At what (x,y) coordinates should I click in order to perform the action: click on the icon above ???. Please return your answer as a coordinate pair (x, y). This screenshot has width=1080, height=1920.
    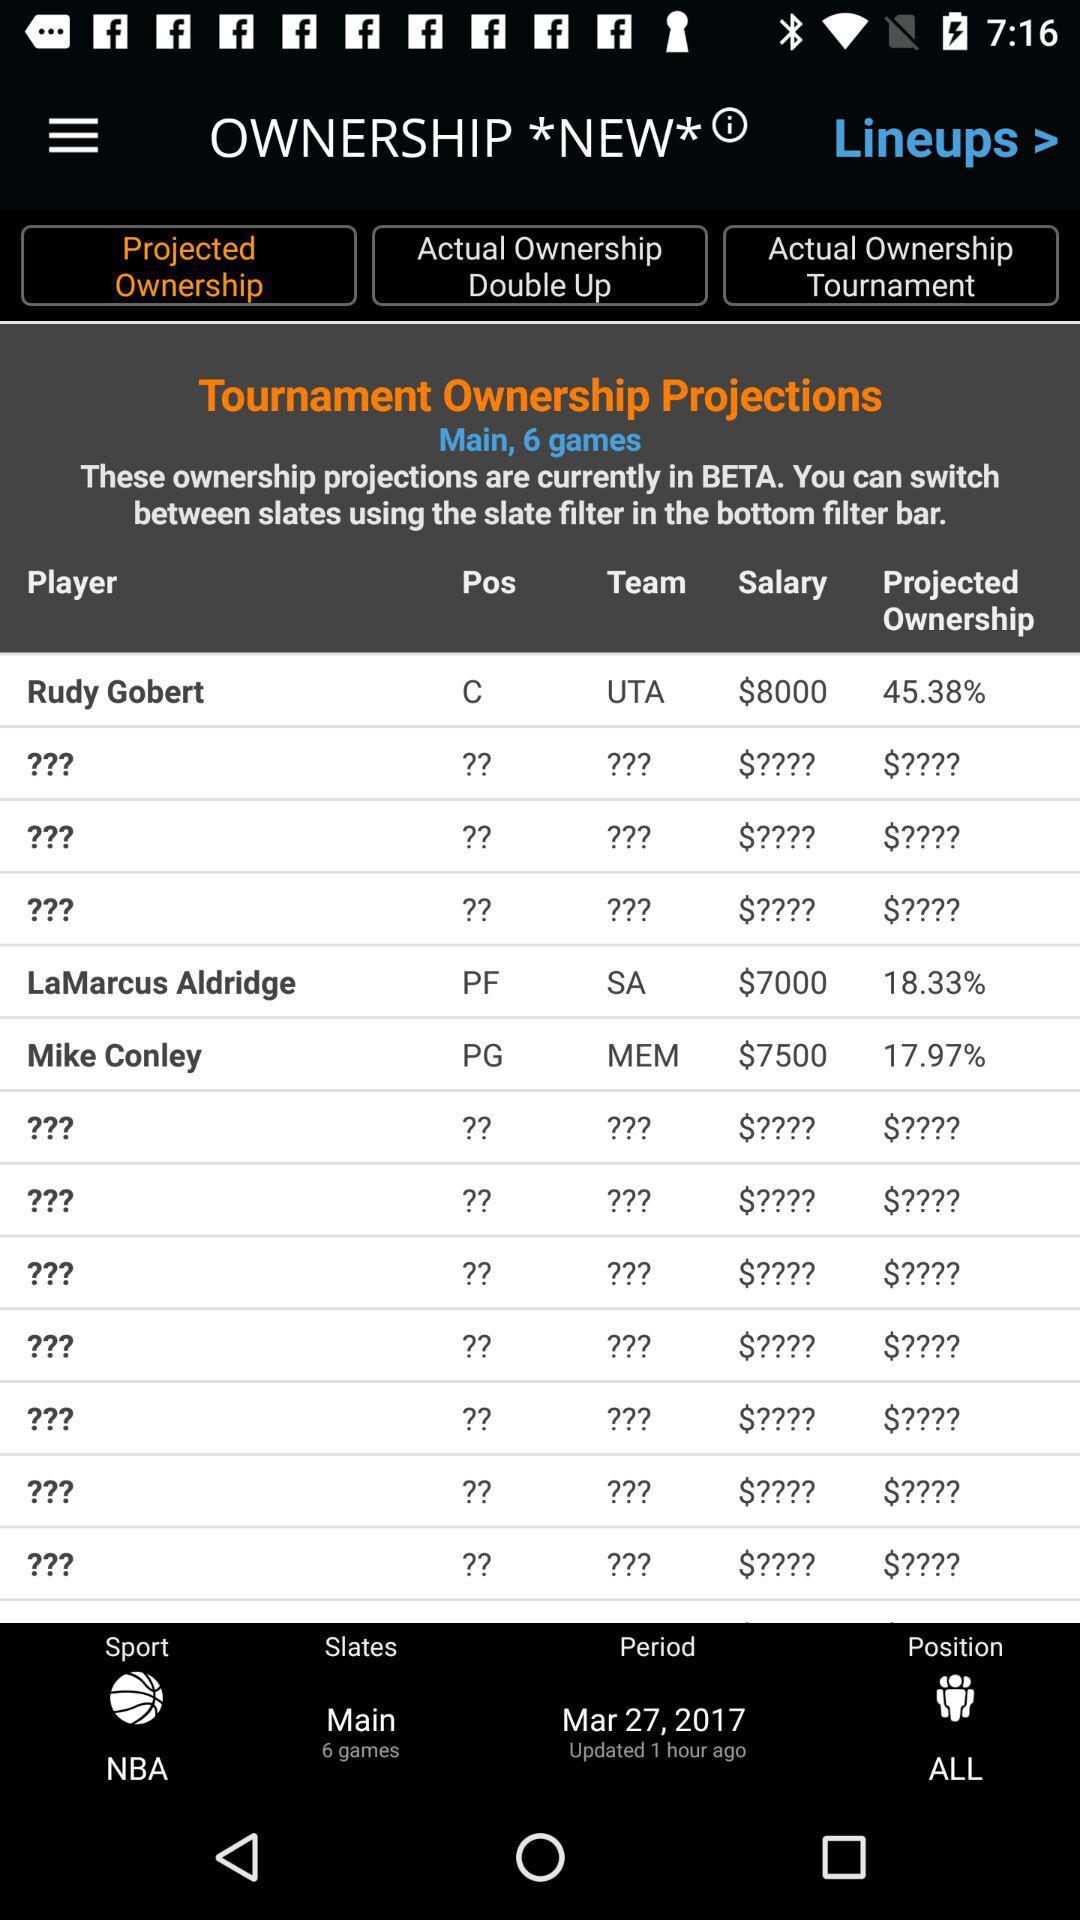
    Looking at the image, I should click on (519, 690).